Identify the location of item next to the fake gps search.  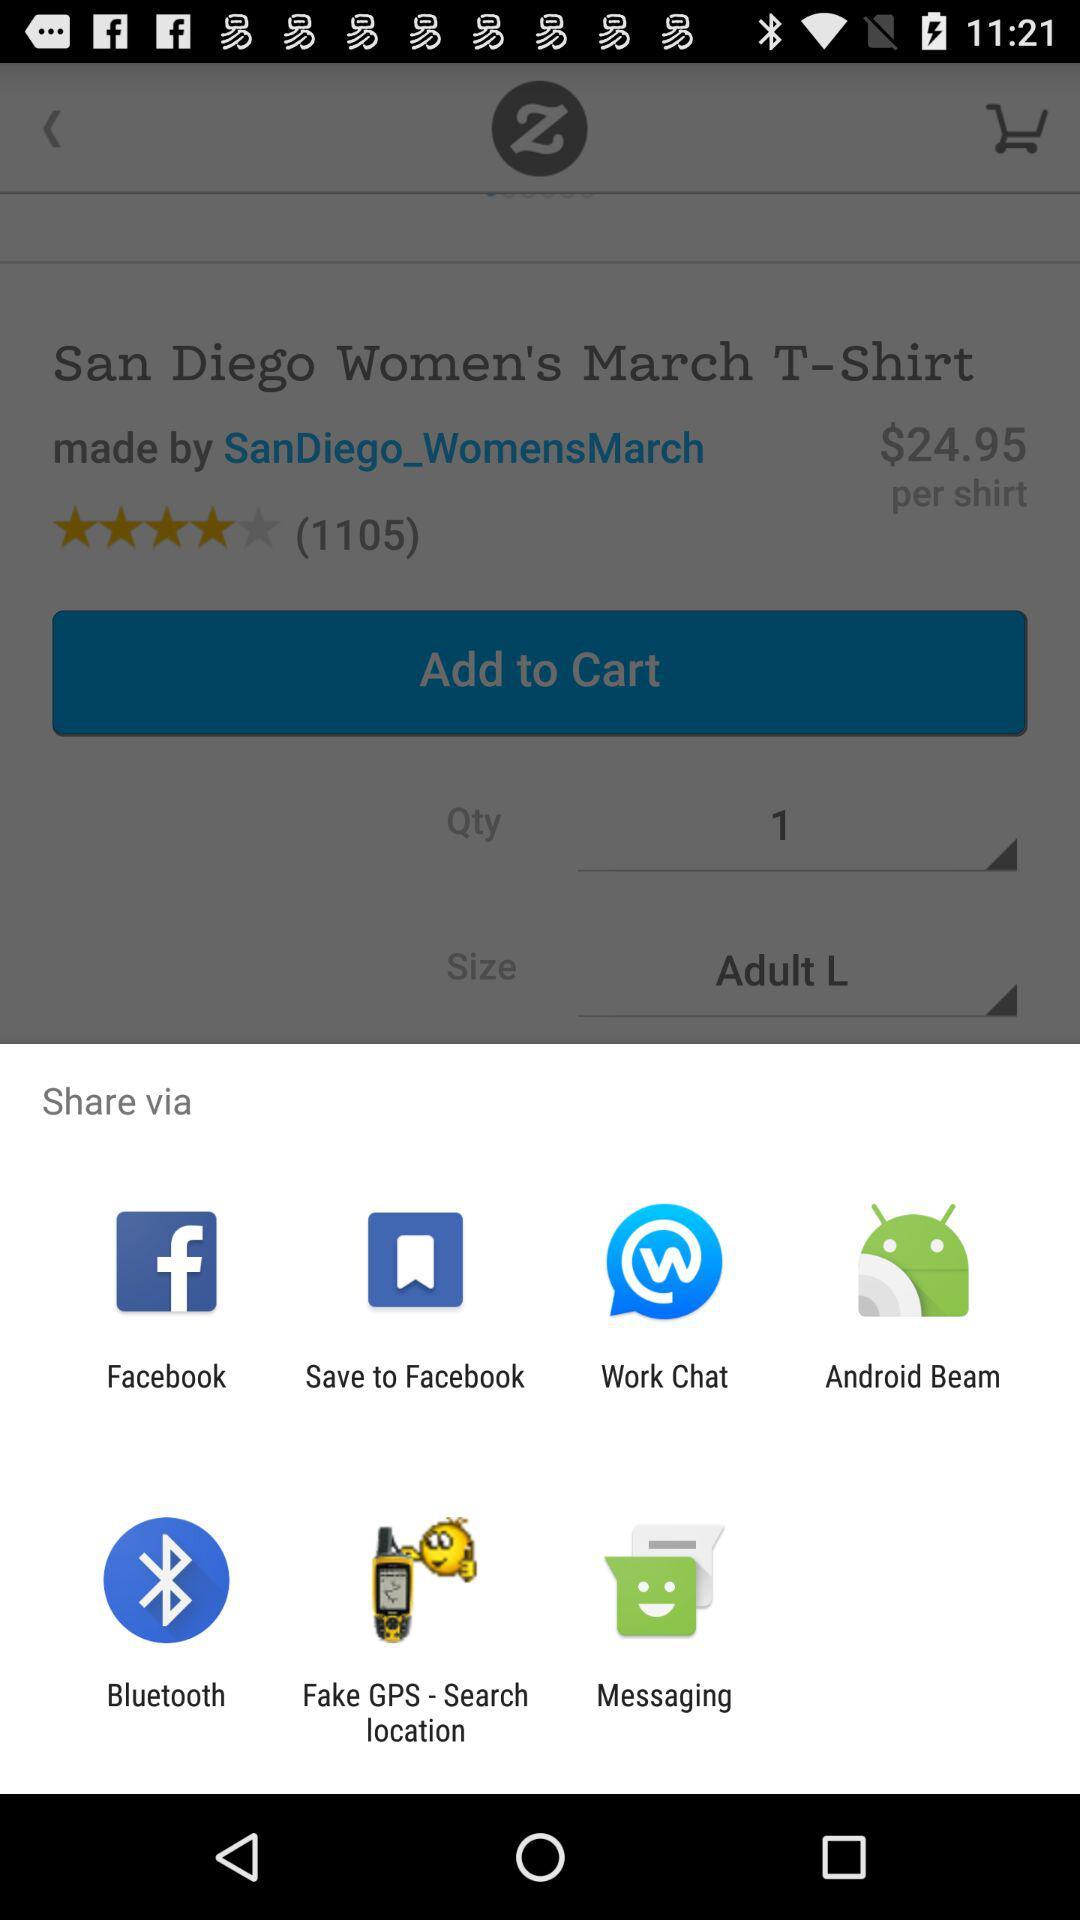
(165, 1711).